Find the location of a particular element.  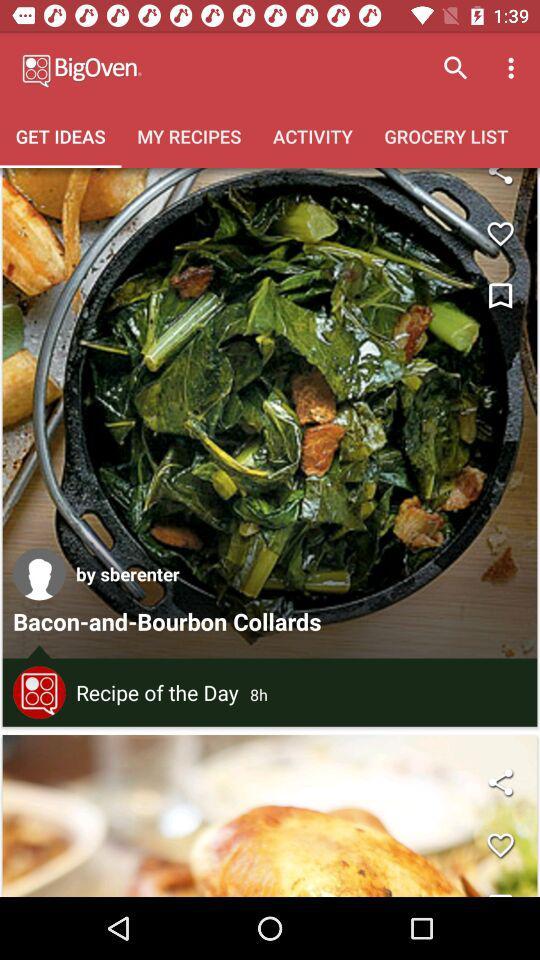

like button is located at coordinates (499, 234).